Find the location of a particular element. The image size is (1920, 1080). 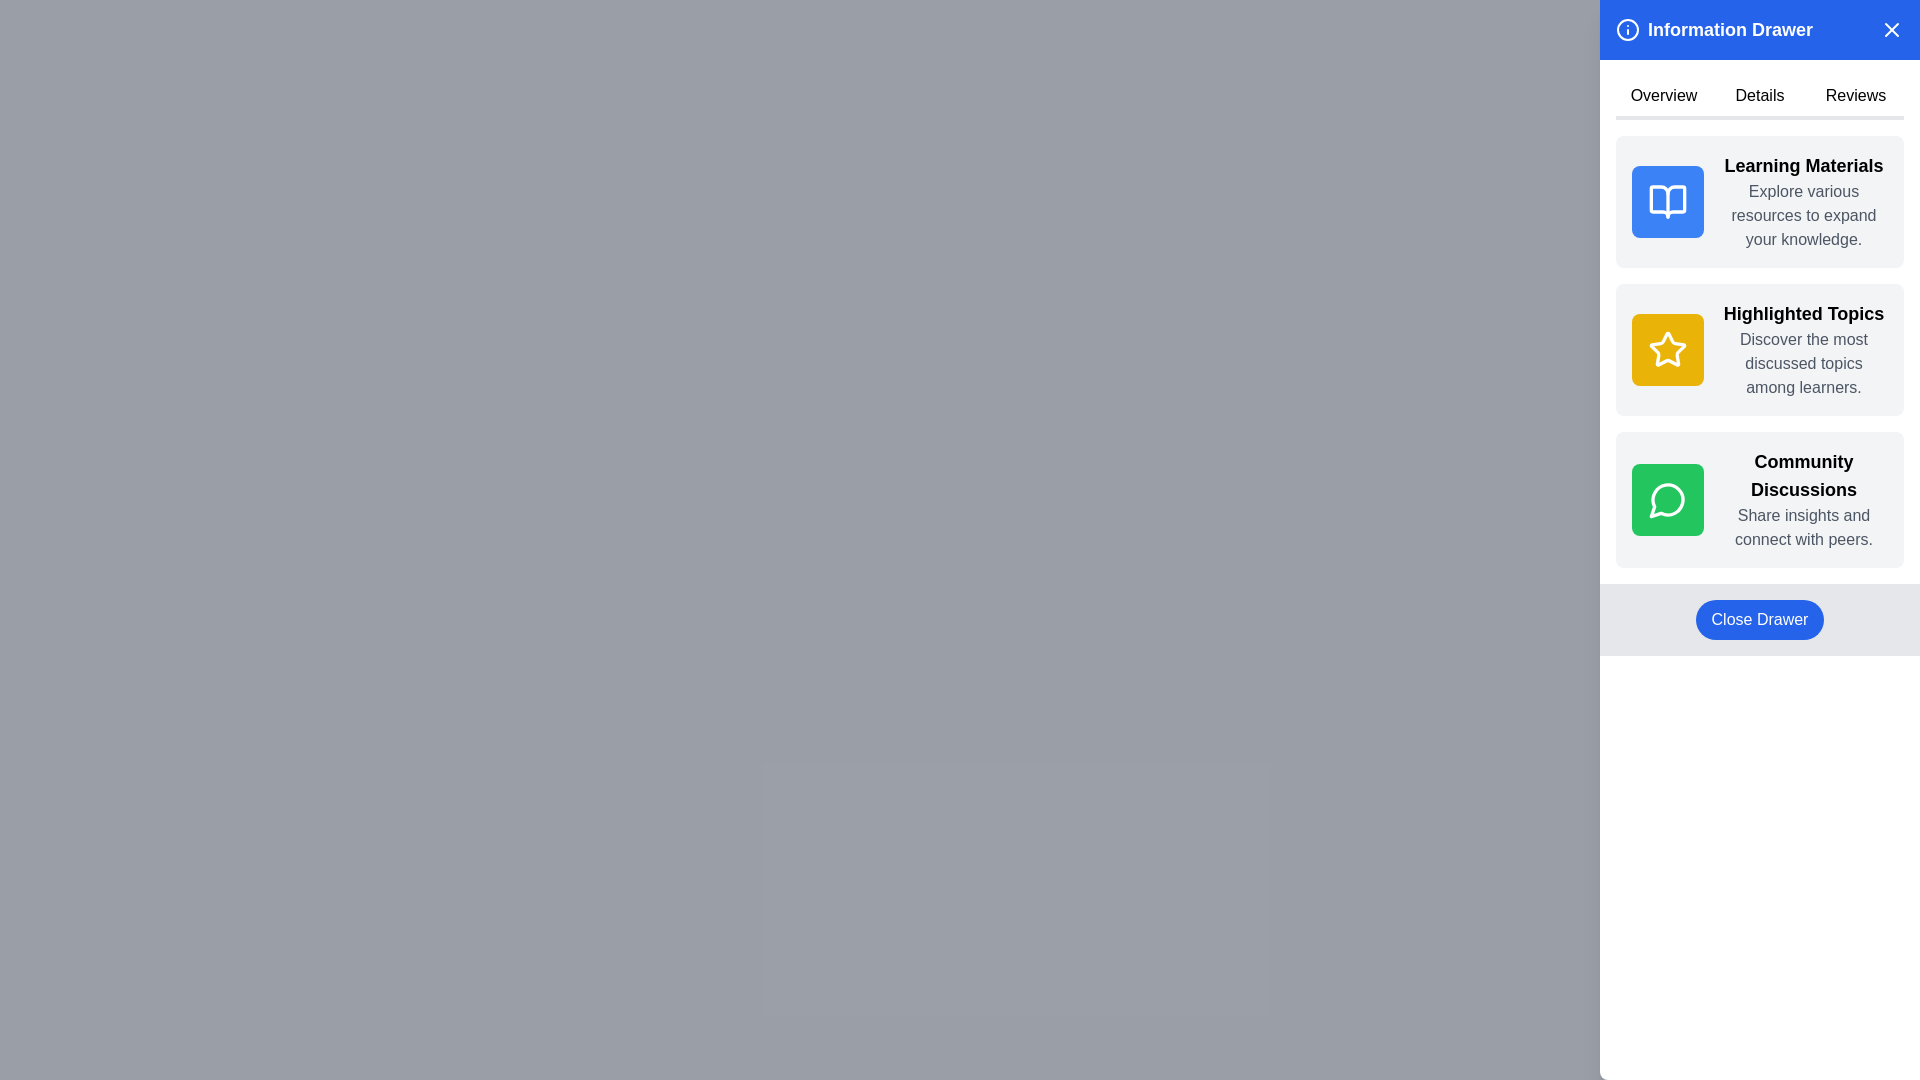

the second List Item or Section Tile in the sidebar, which indicates a category or topic, situated between 'Learning Materials' above and 'Community Discussions' below is located at coordinates (1760, 349).